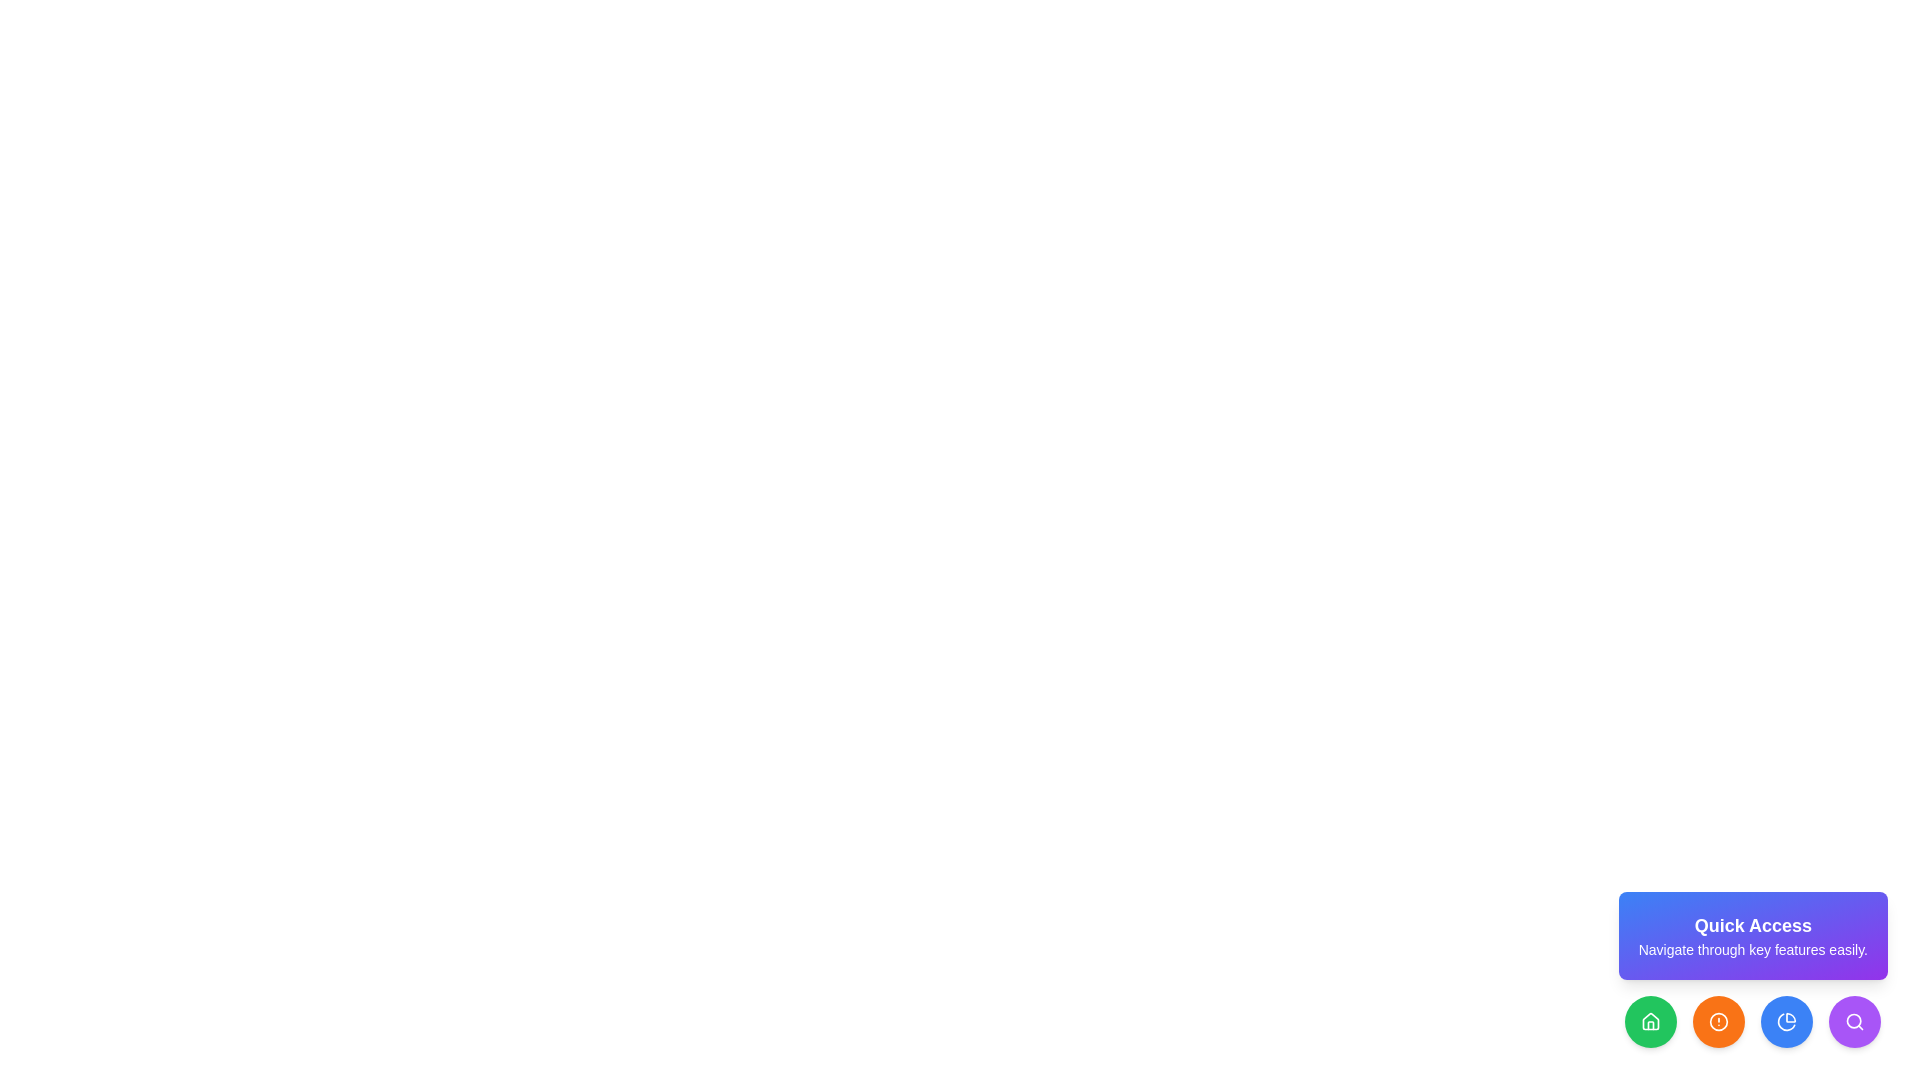 Image resolution: width=1920 pixels, height=1080 pixels. Describe the element at coordinates (1787, 1022) in the screenshot. I see `the pie chart icon, which is a blue SVG icon with a circular outline and two wedge-like divisions, located centrally within a blue button in the lower-right corner of the interface` at that location.